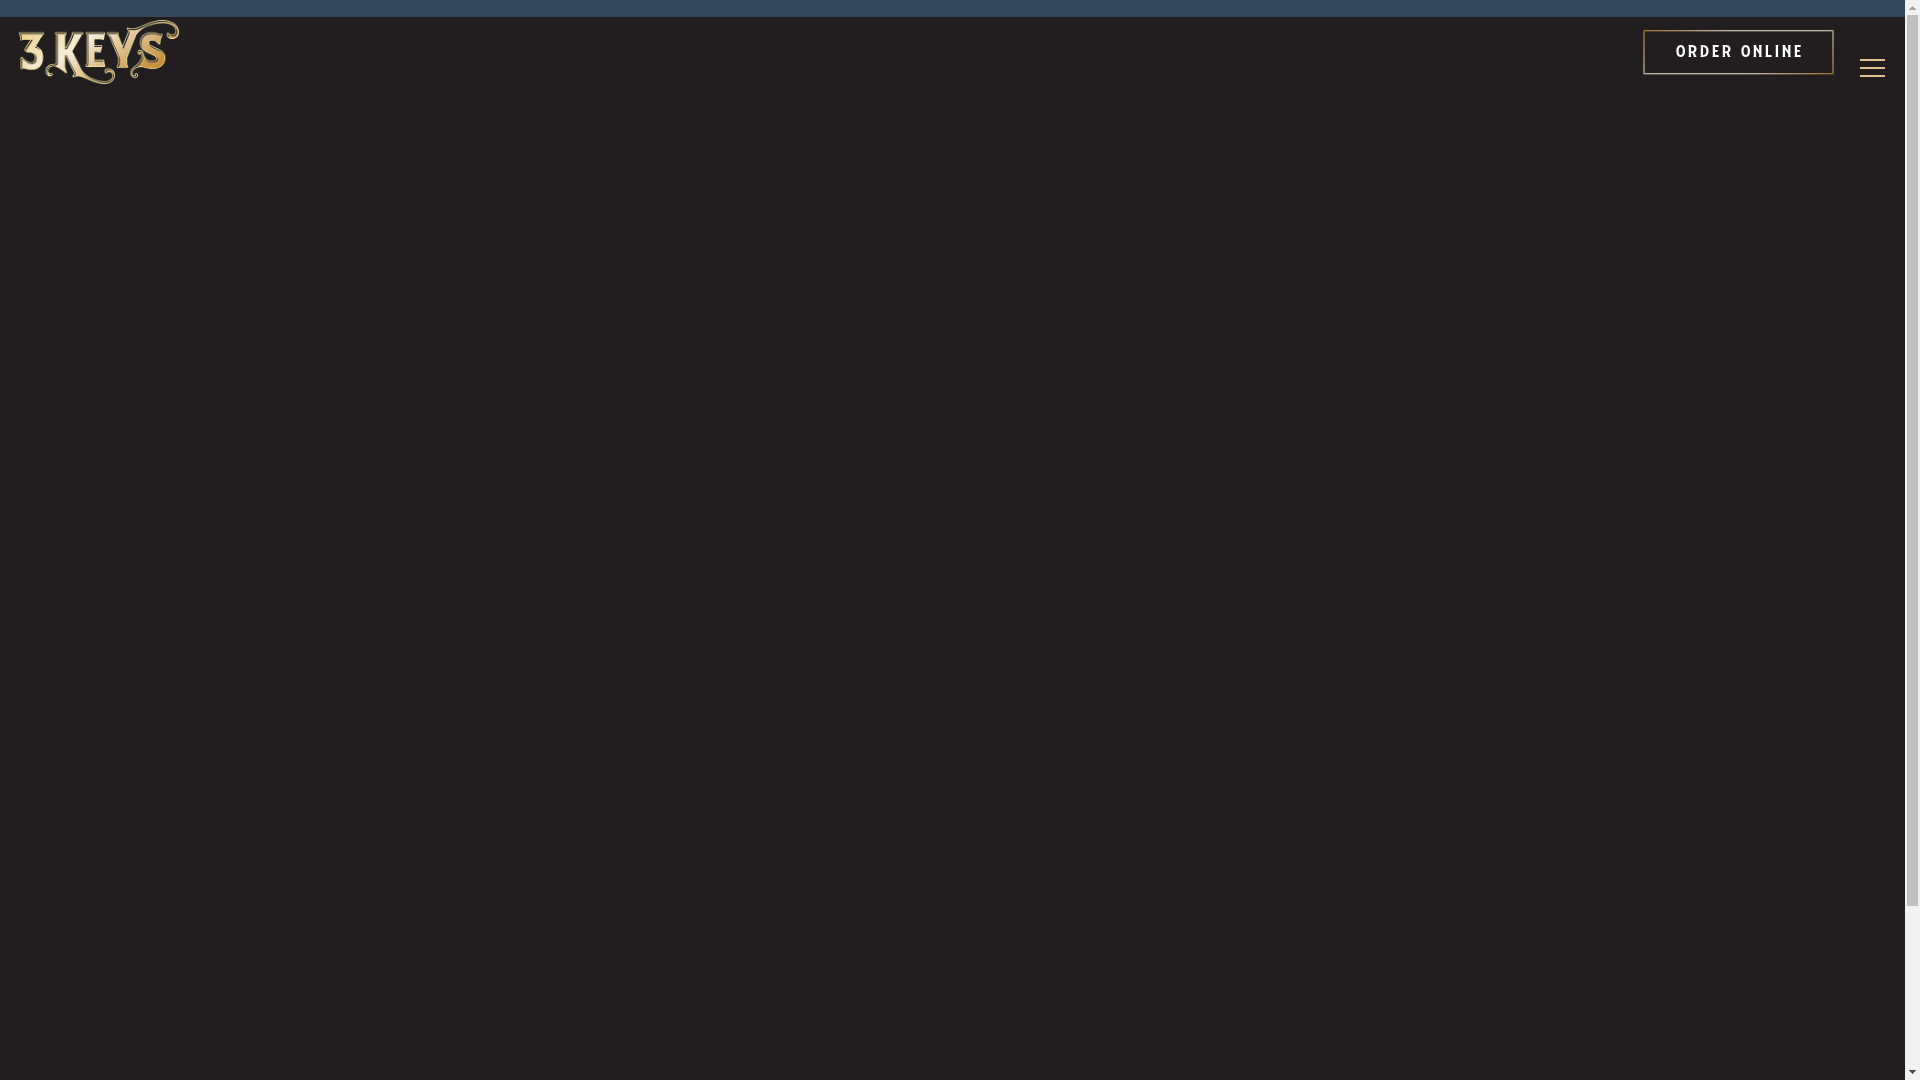 This screenshot has height=1080, width=1920. What do you see at coordinates (1737, 50) in the screenshot?
I see `'ORDER ONLINE'` at bounding box center [1737, 50].